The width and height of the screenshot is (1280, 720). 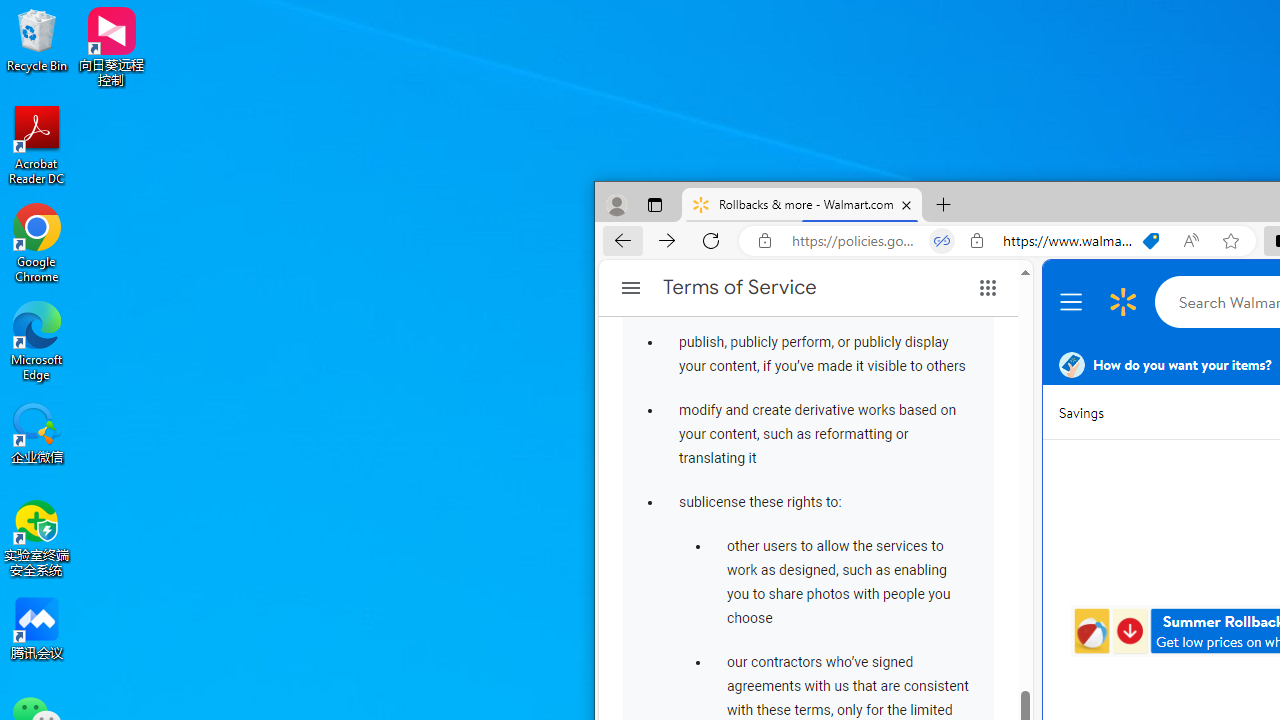 I want to click on 'Acrobat Reader DC', so click(x=37, y=144).